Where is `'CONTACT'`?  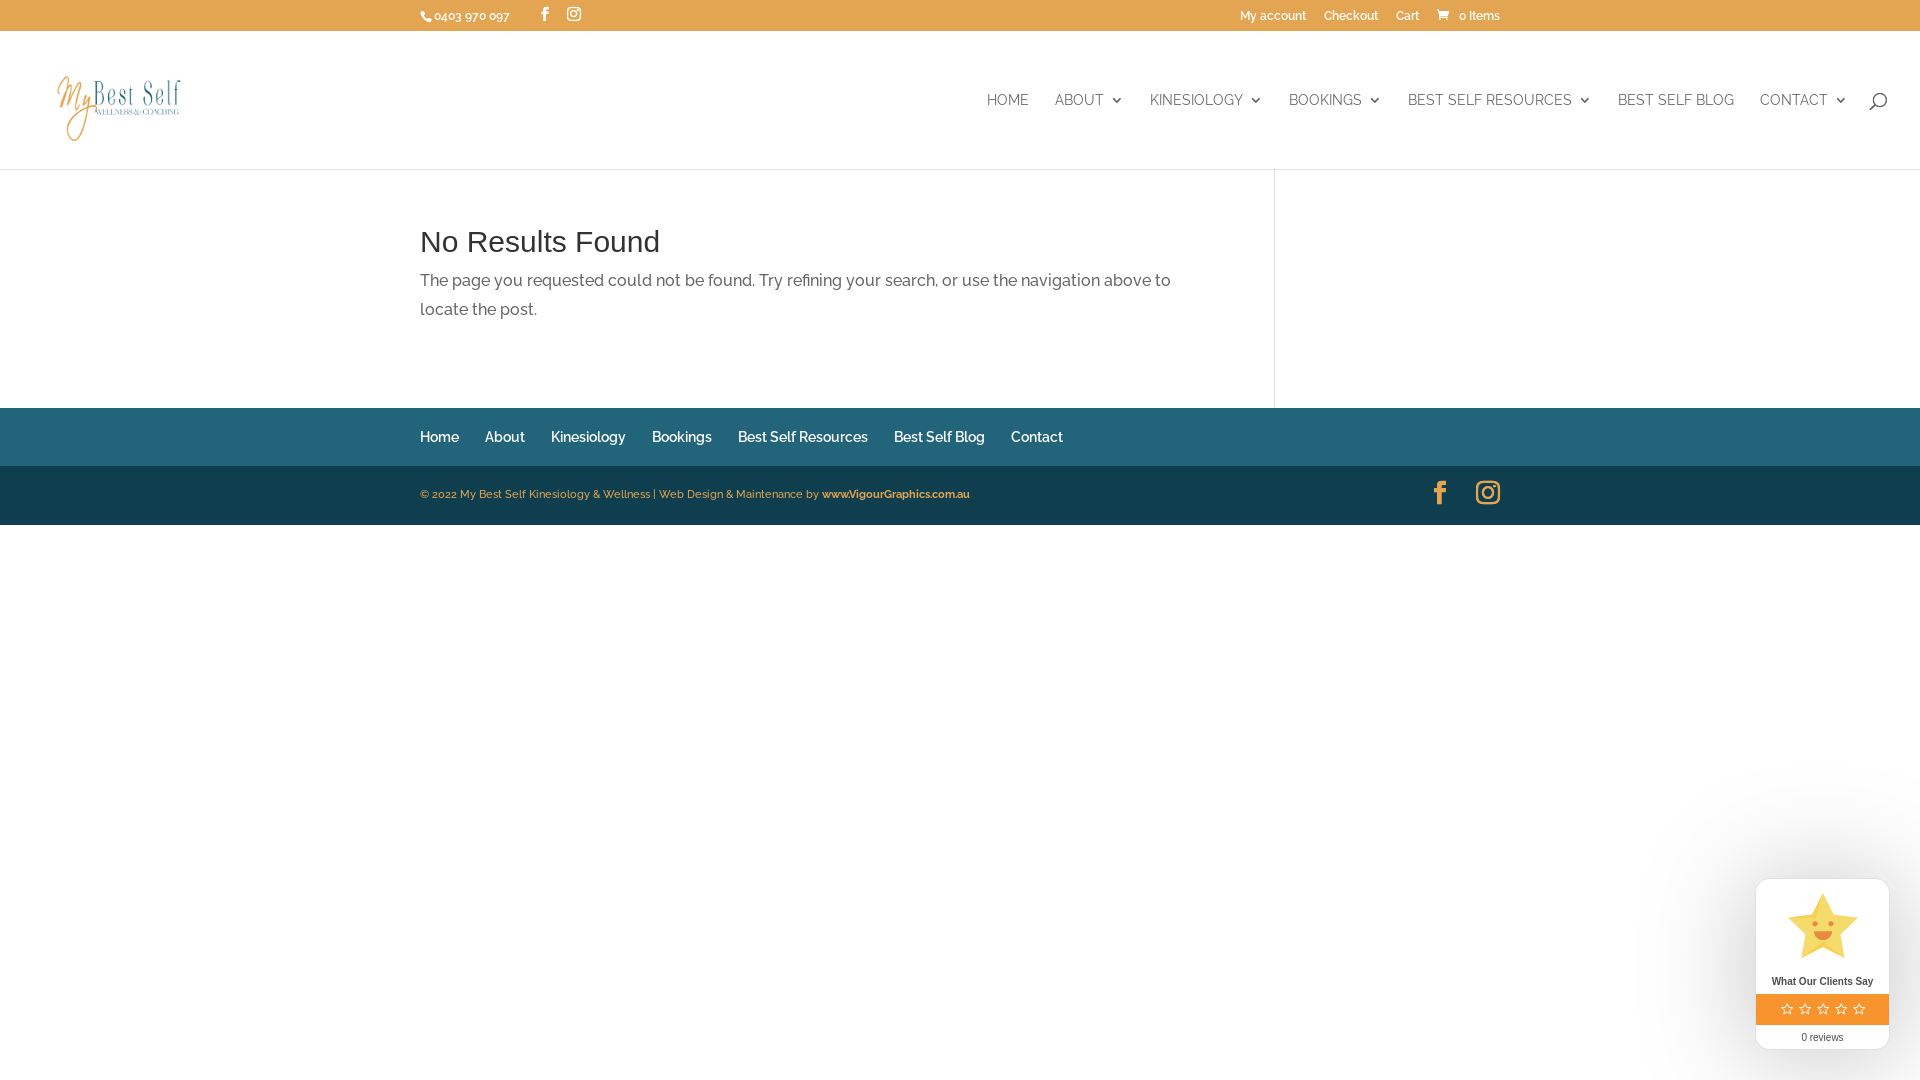
'CONTACT' is located at coordinates (1804, 131).